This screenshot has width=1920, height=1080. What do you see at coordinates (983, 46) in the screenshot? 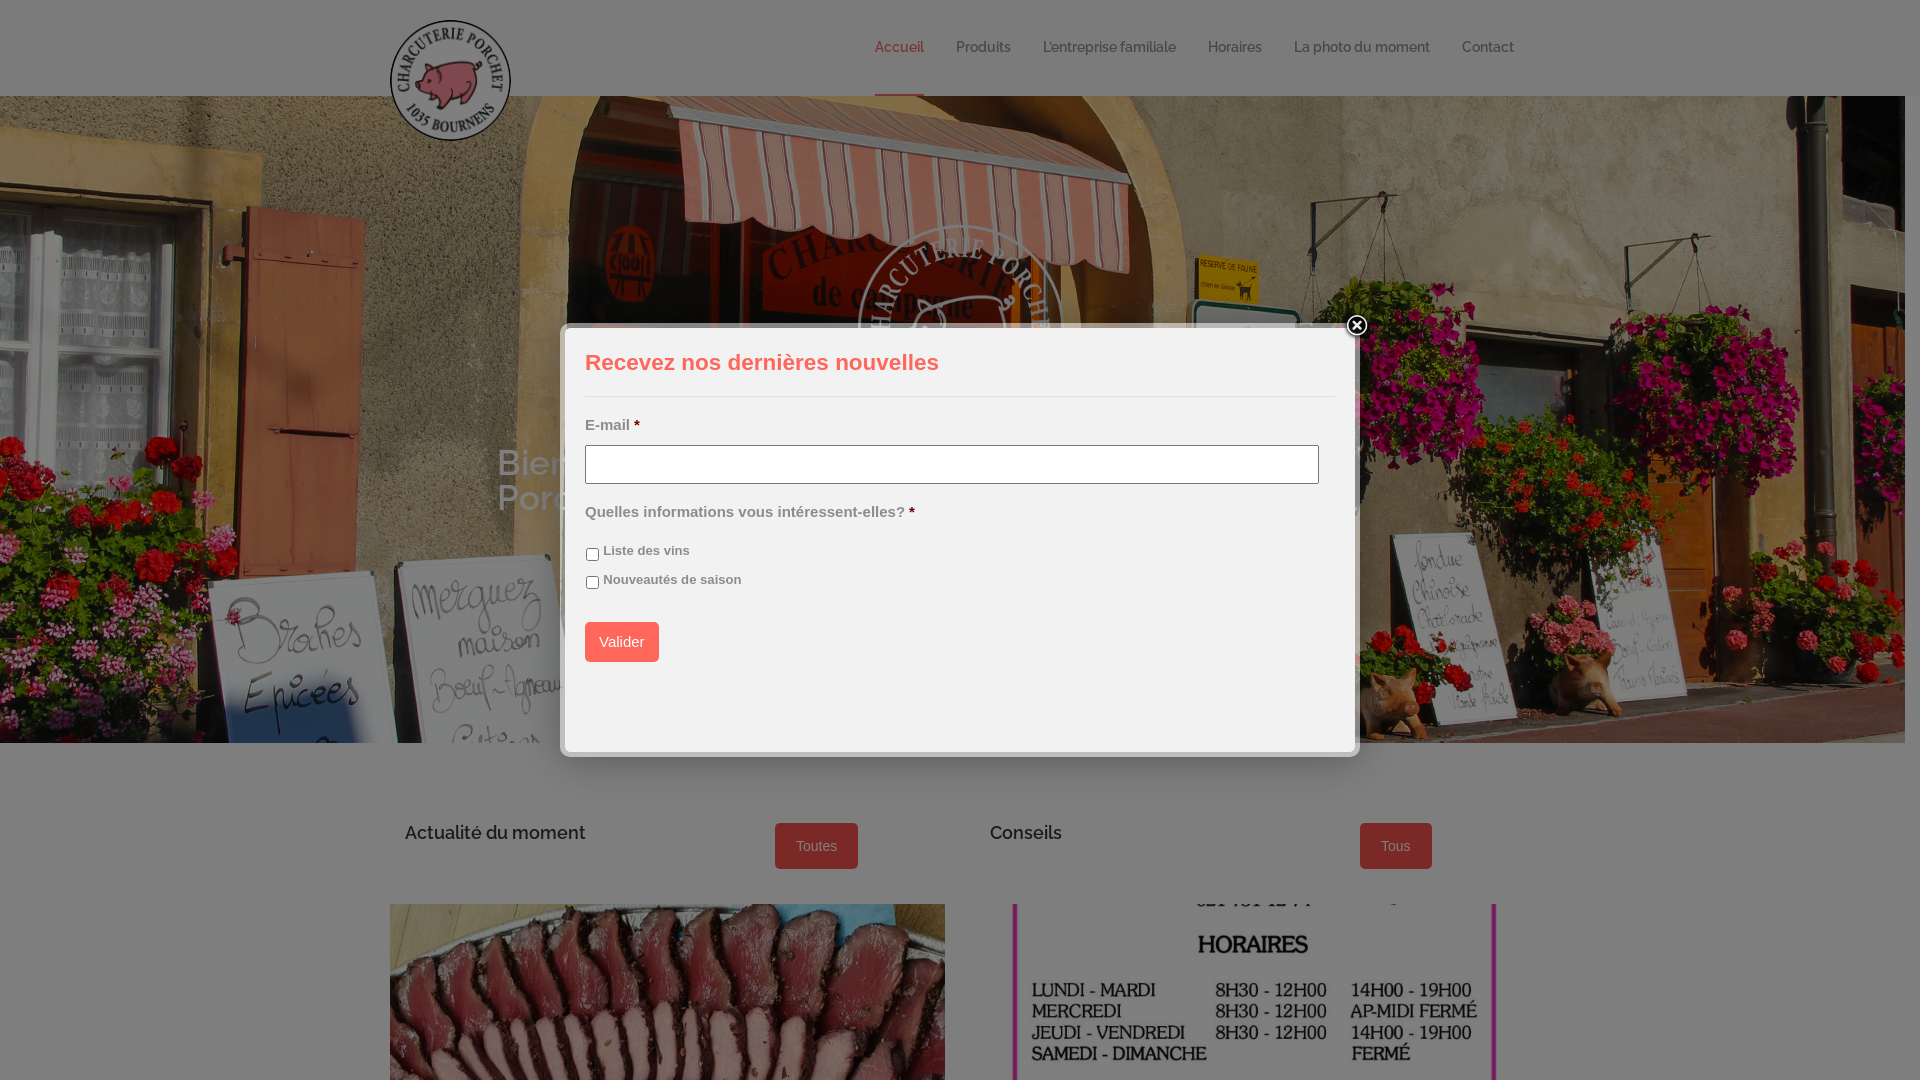
I see `'Produits'` at bounding box center [983, 46].